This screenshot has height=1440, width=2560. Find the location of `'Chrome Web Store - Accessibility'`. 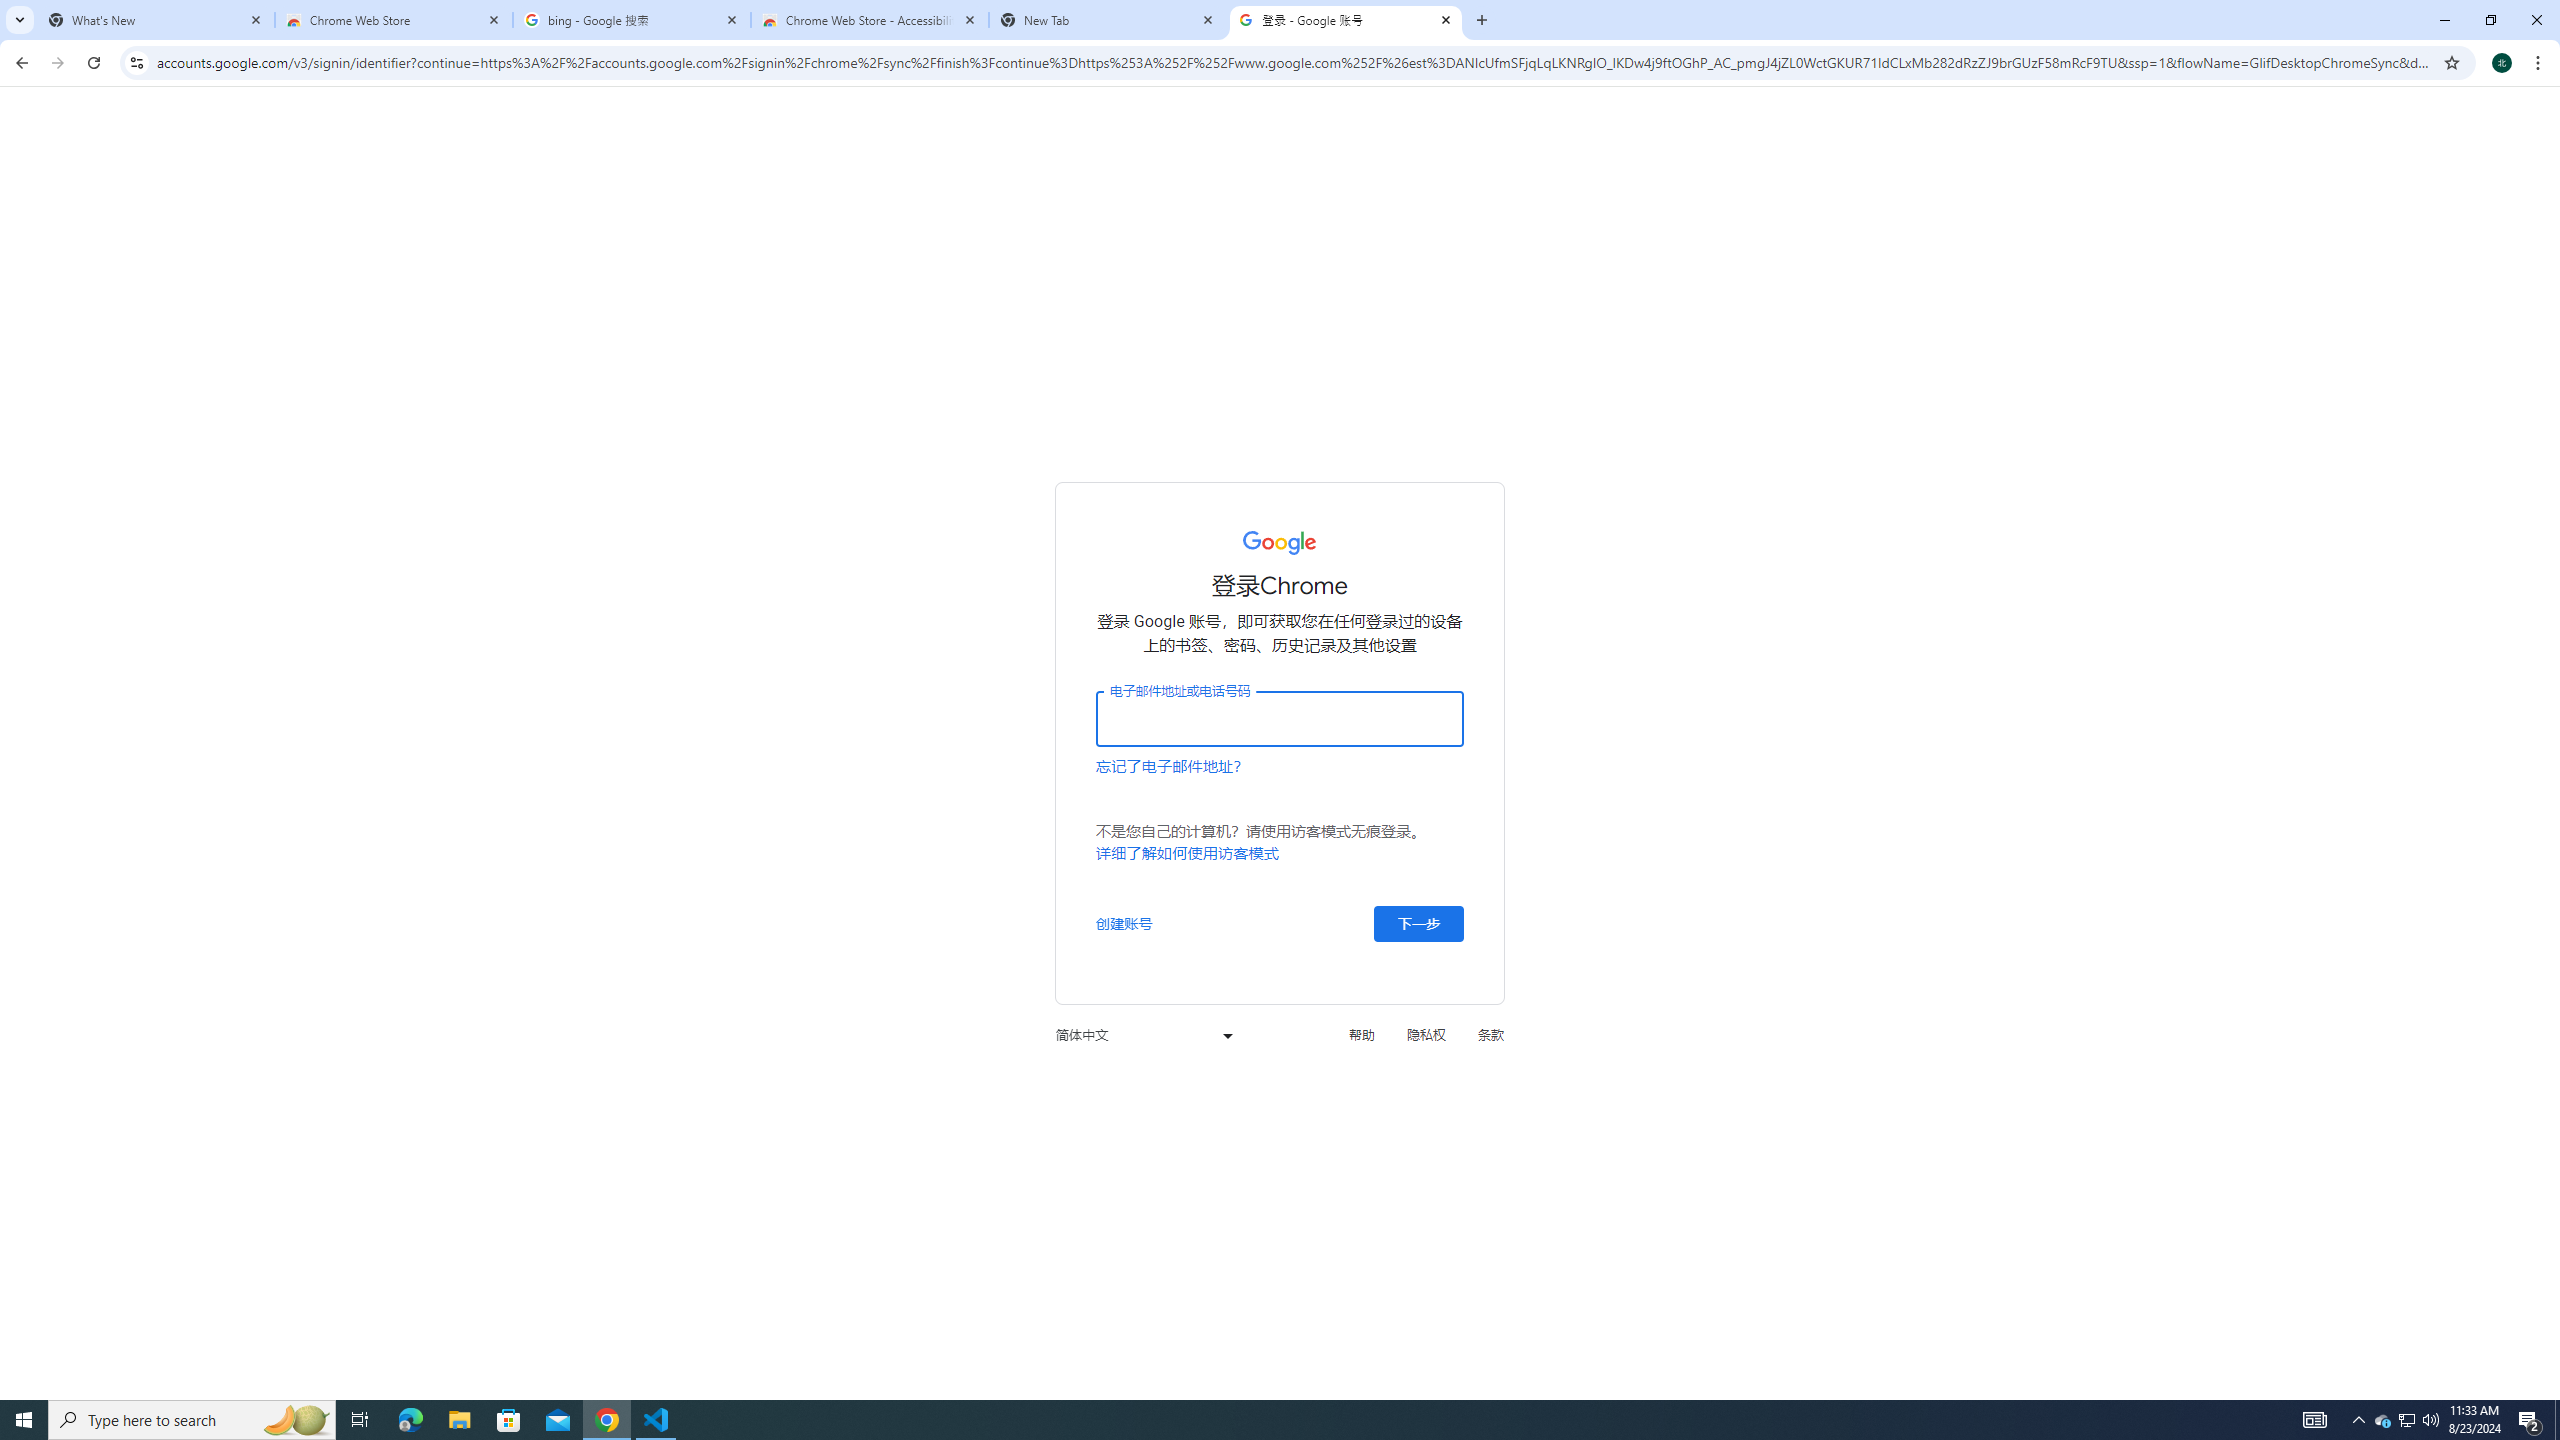

'Chrome Web Store - Accessibility' is located at coordinates (869, 19).